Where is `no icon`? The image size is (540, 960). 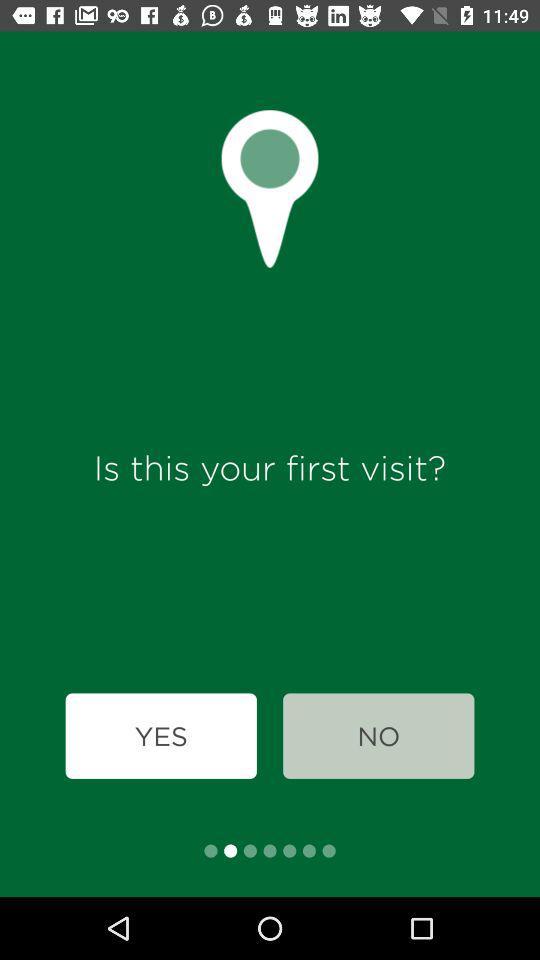
no icon is located at coordinates (378, 735).